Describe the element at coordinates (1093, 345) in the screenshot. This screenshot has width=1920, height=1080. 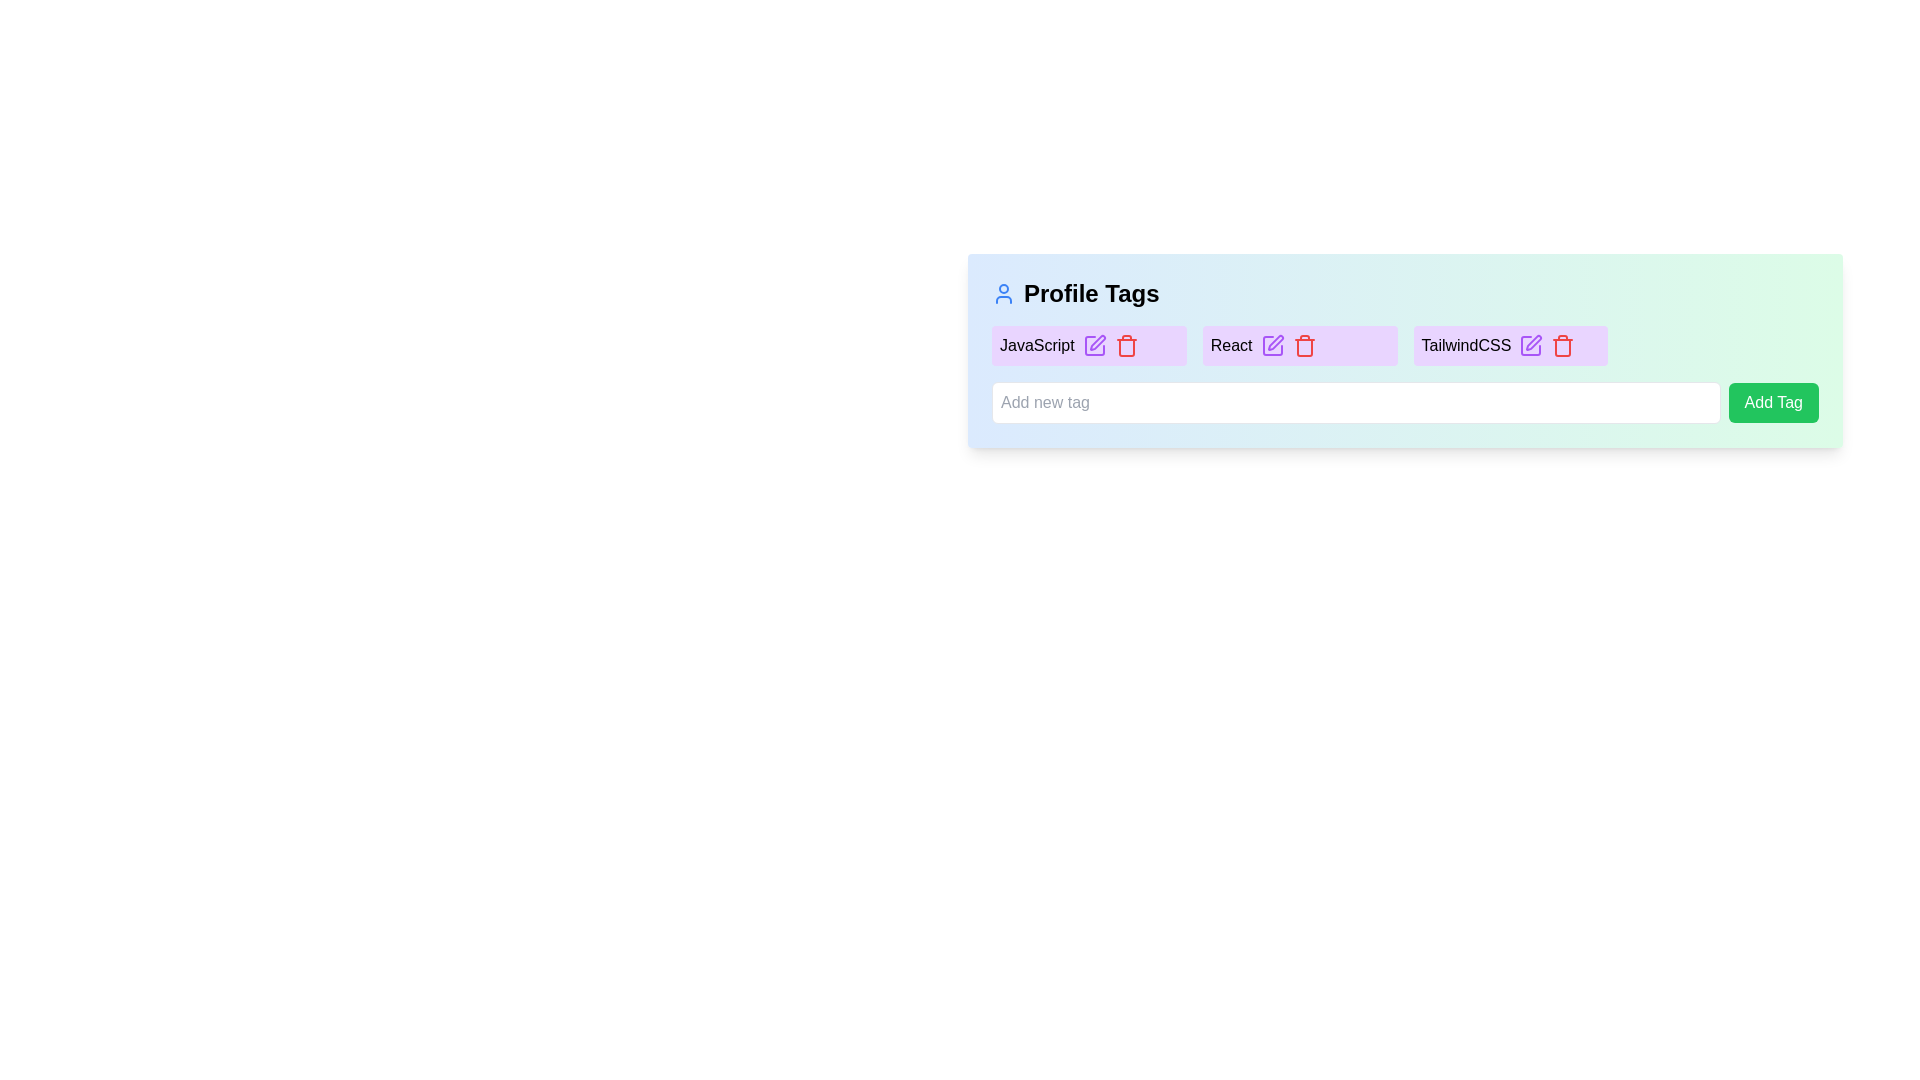
I see `the icon representing editing or modification actions, located to the right of the 'JavaScript' label` at that location.